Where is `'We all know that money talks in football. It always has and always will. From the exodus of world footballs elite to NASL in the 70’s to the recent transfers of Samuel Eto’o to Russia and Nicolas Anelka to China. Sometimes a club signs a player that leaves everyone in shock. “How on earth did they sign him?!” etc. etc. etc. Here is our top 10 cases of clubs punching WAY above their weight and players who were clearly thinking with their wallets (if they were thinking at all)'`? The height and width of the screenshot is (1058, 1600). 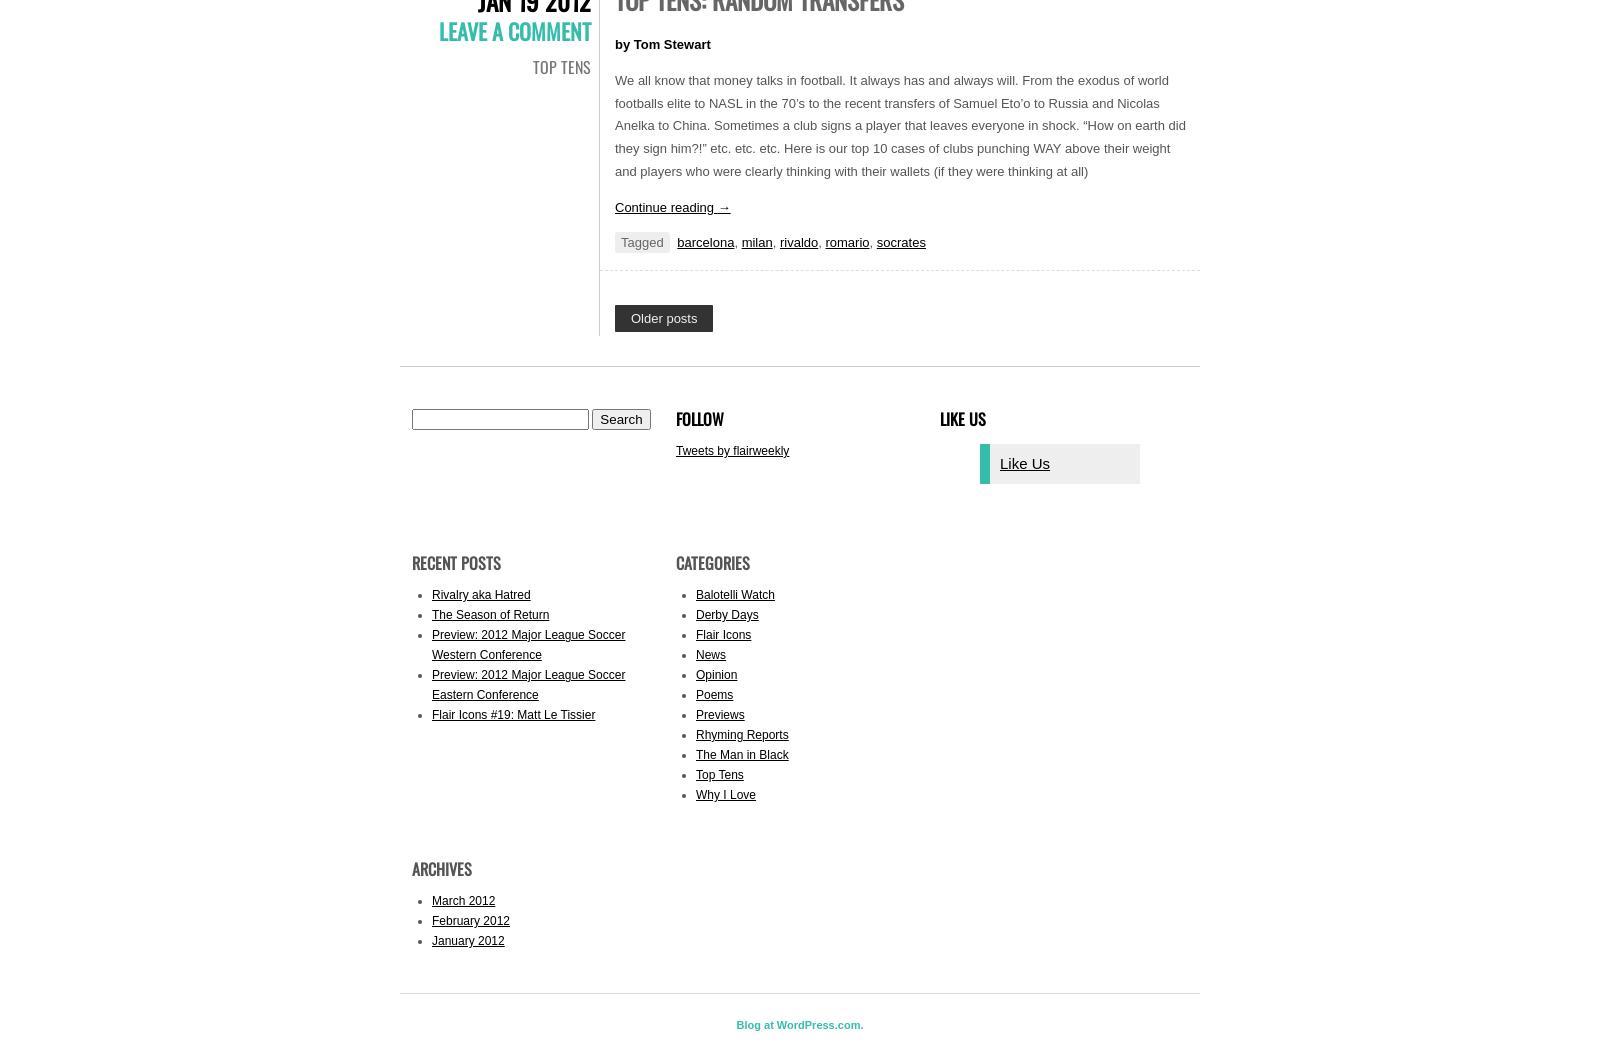 'We all know that money talks in football. It always has and always will. From the exodus of world footballs elite to NASL in the 70’s to the recent transfers of Samuel Eto’o to Russia and Nicolas Anelka to China. Sometimes a club signs a player that leaves everyone in shock. “How on earth did they sign him?!” etc. etc. etc. Here is our top 10 cases of clubs punching WAY above their weight and players who were clearly thinking with their wallets (if they were thinking at all)' is located at coordinates (899, 123).